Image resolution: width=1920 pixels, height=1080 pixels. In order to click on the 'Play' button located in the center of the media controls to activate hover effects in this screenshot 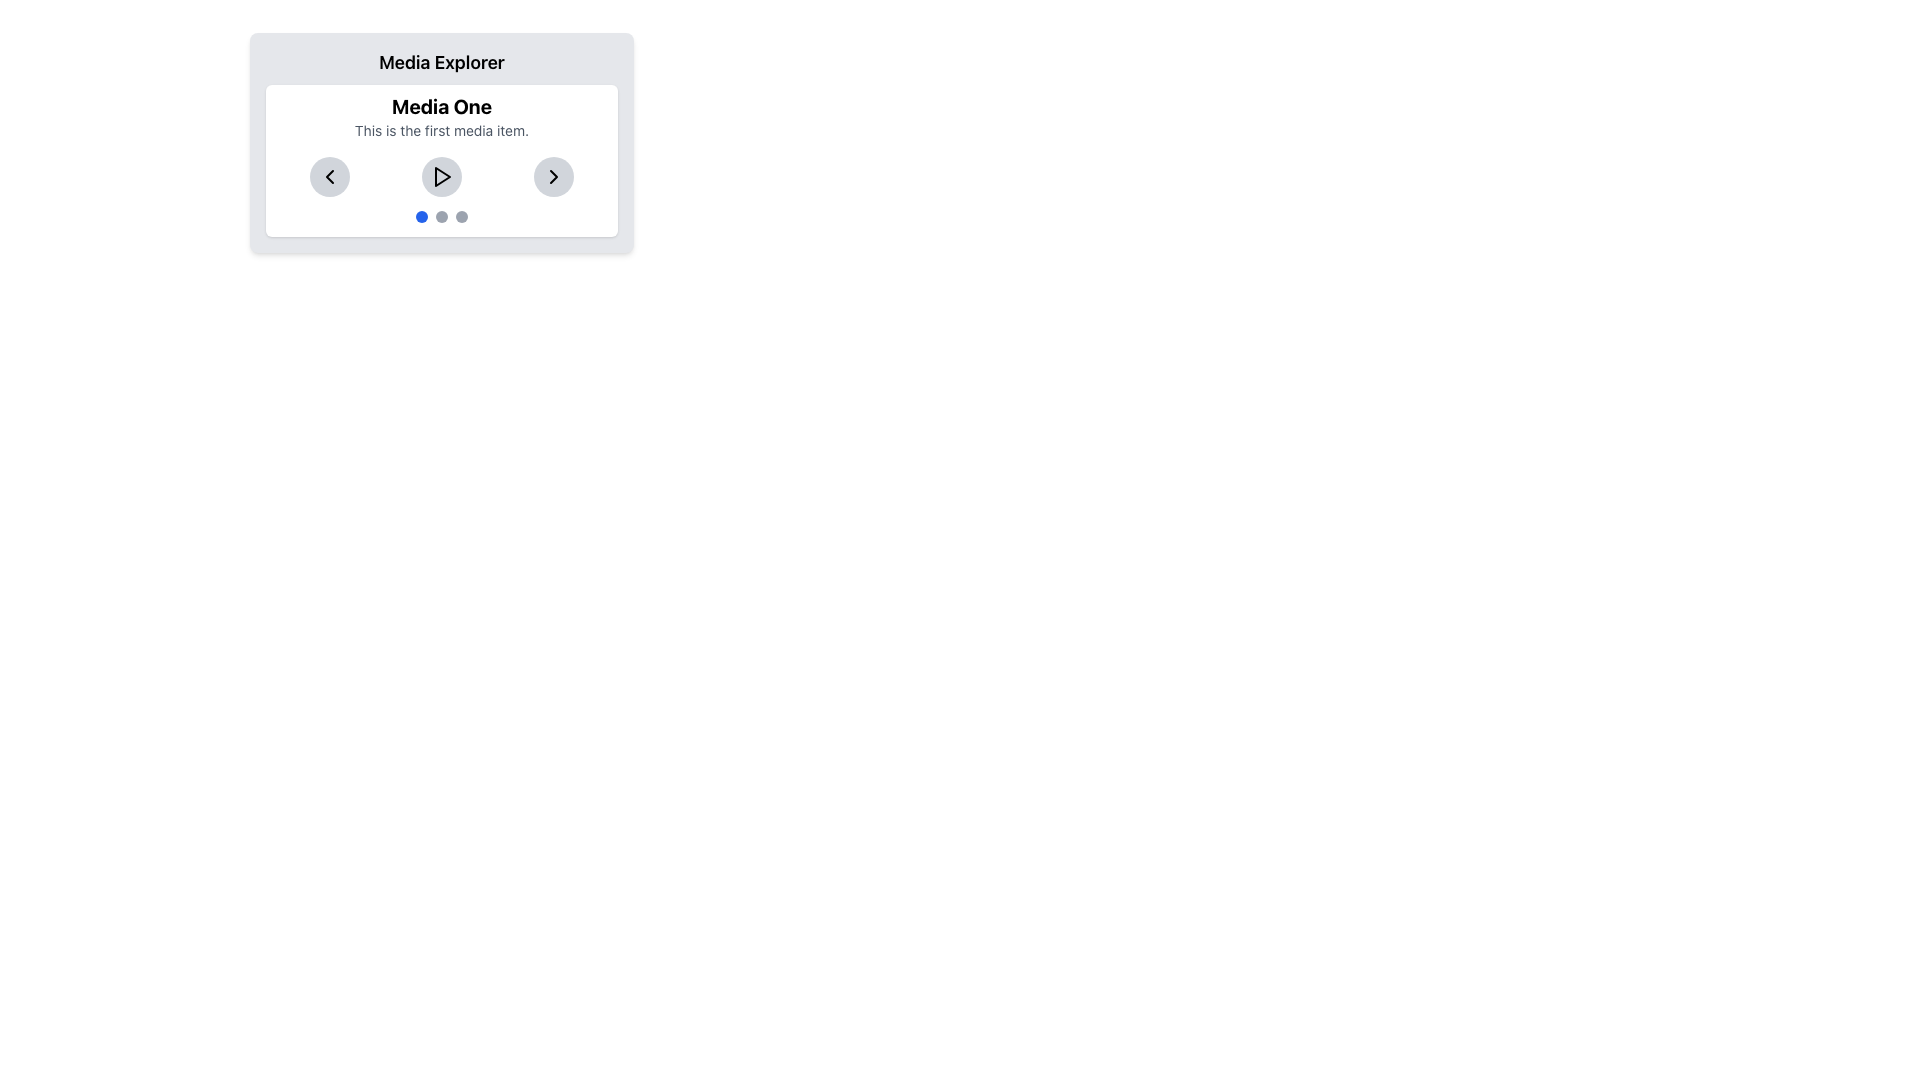, I will do `click(440, 176)`.